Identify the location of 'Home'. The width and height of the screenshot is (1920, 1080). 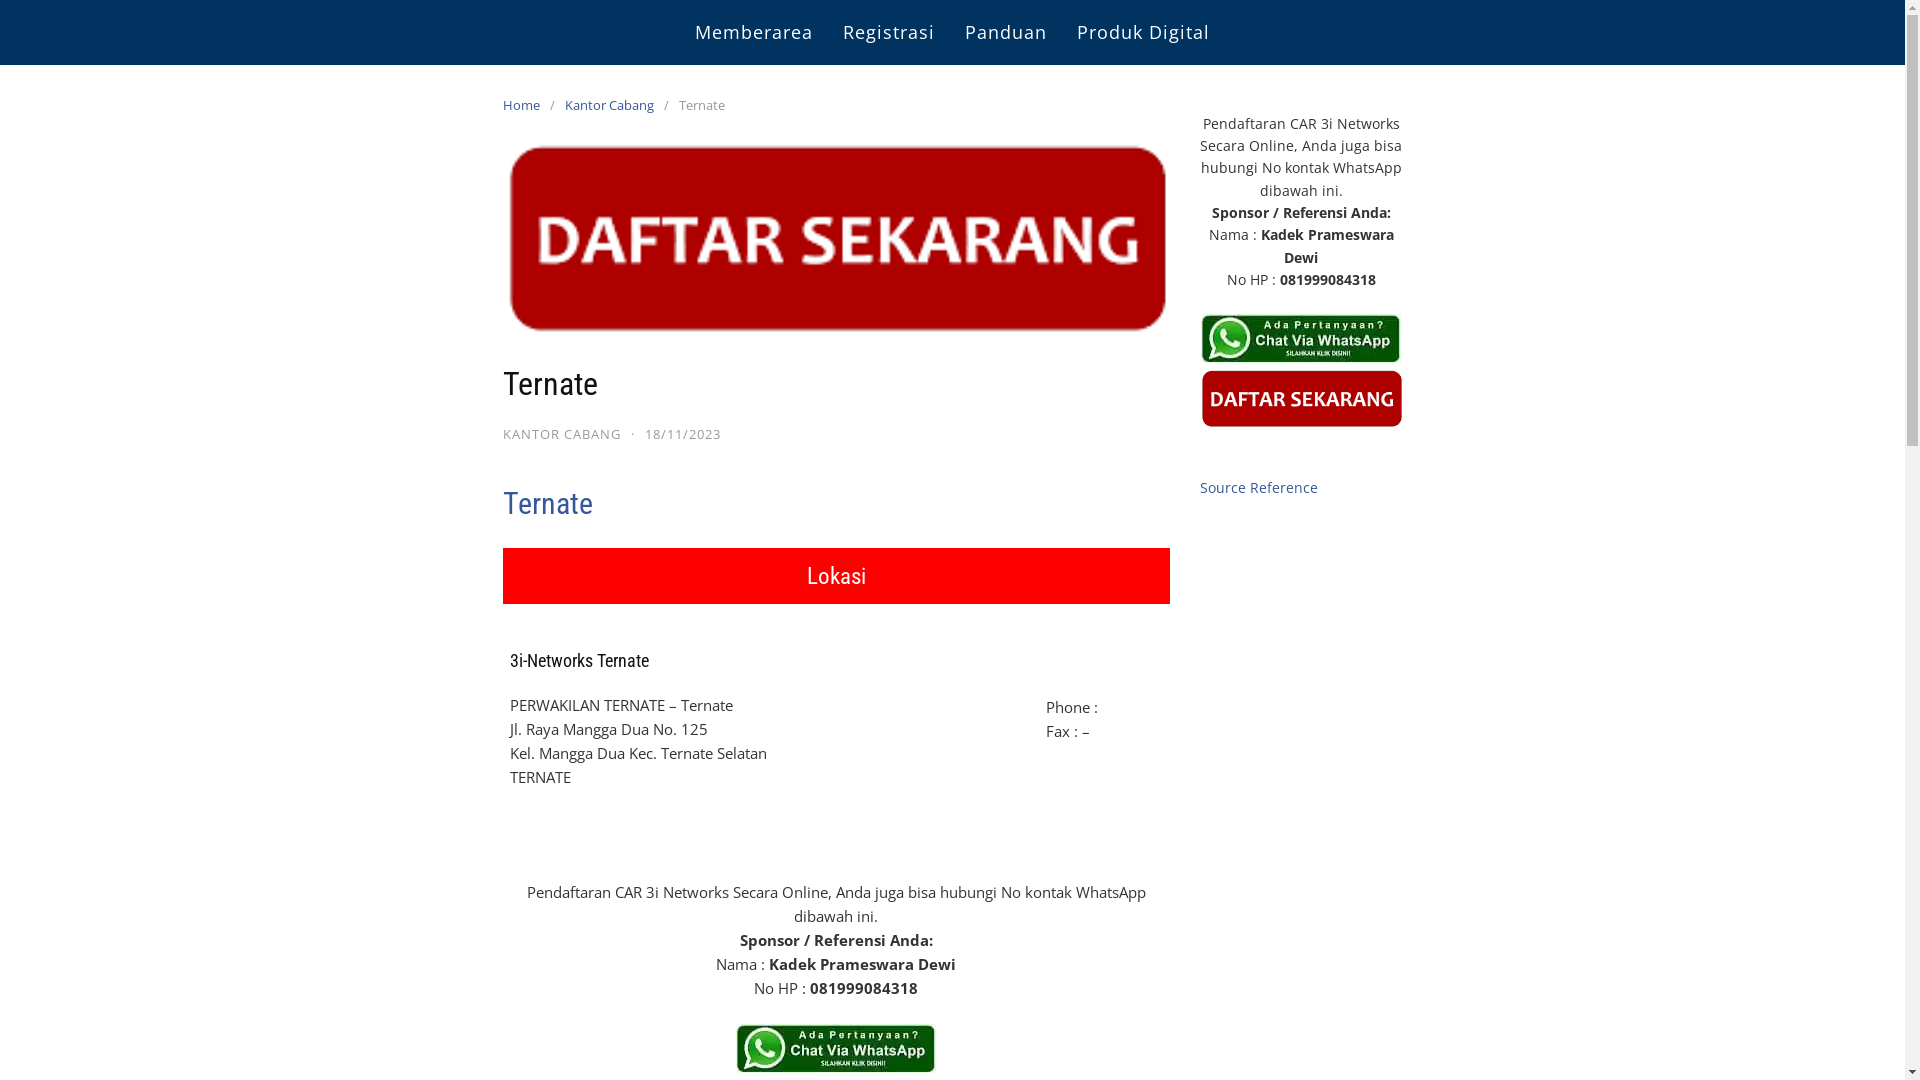
(502, 104).